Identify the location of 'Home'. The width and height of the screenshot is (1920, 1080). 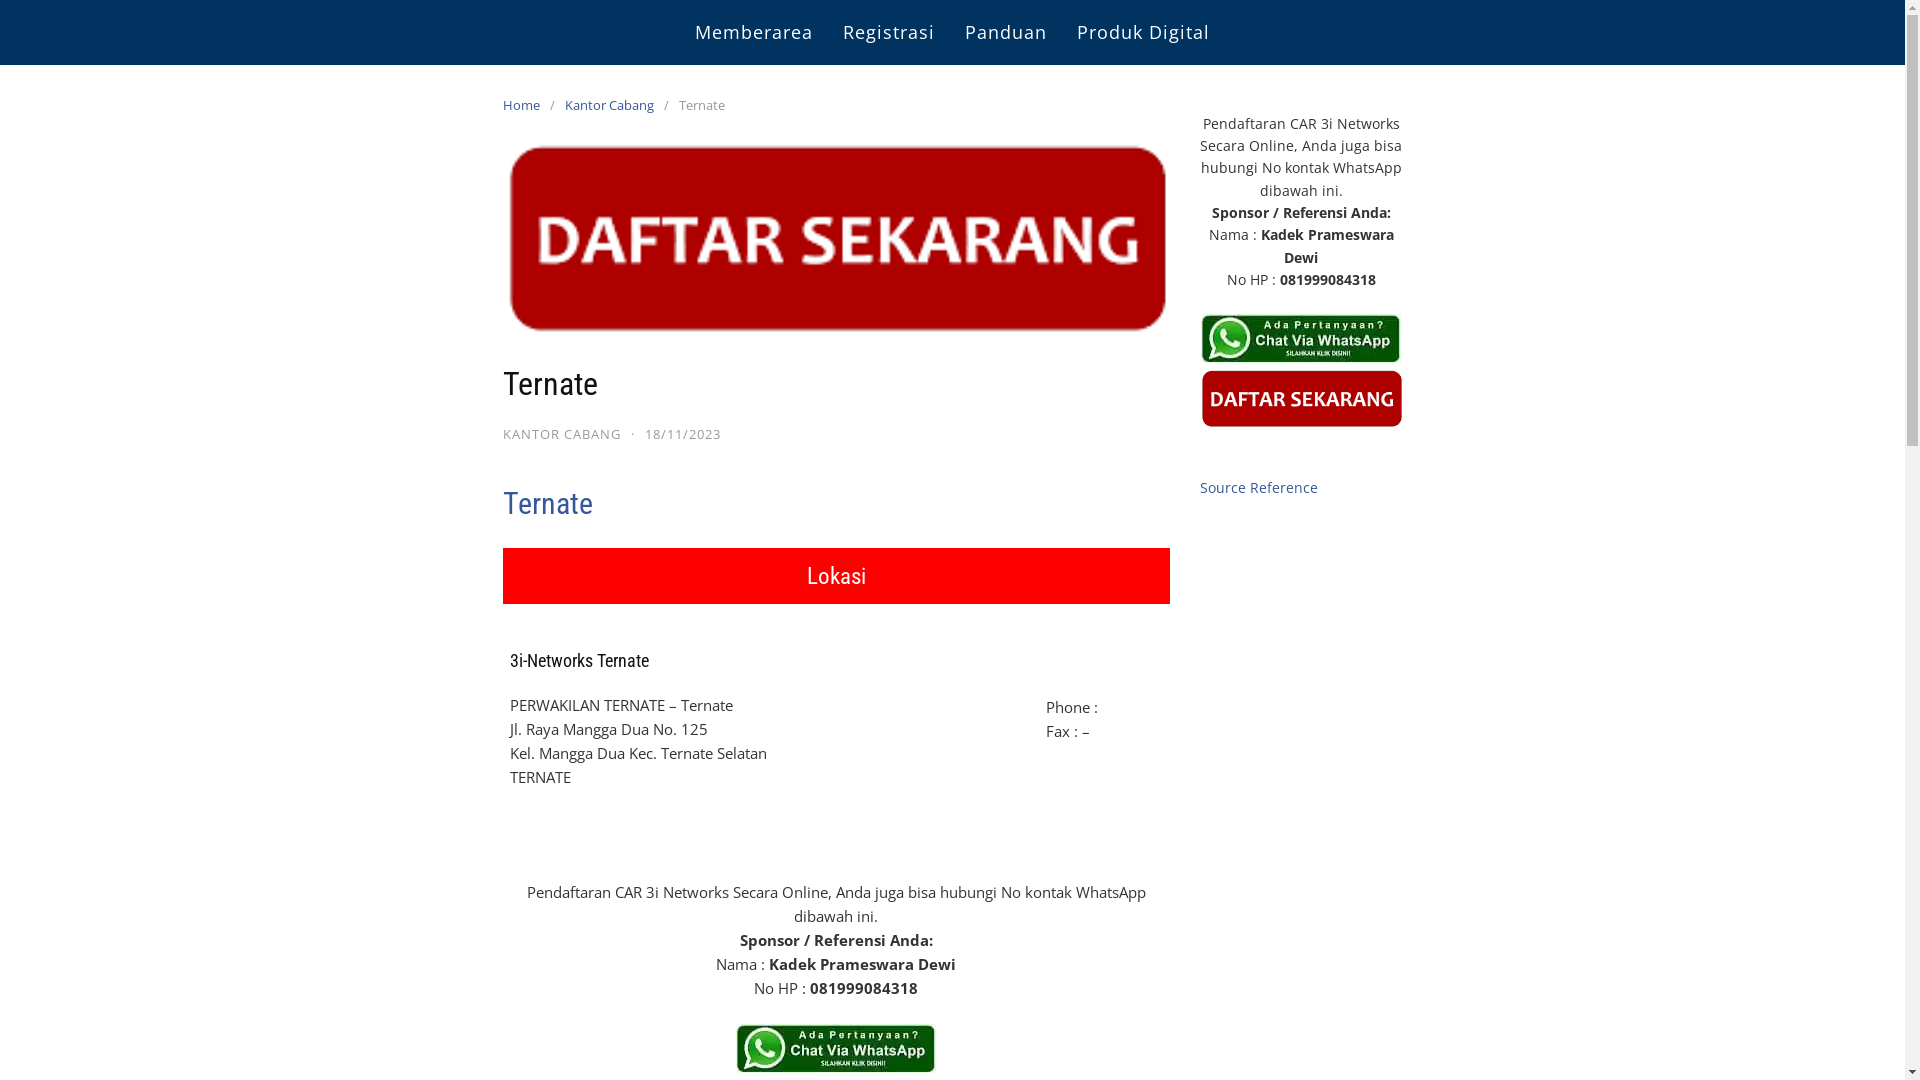
(502, 104).